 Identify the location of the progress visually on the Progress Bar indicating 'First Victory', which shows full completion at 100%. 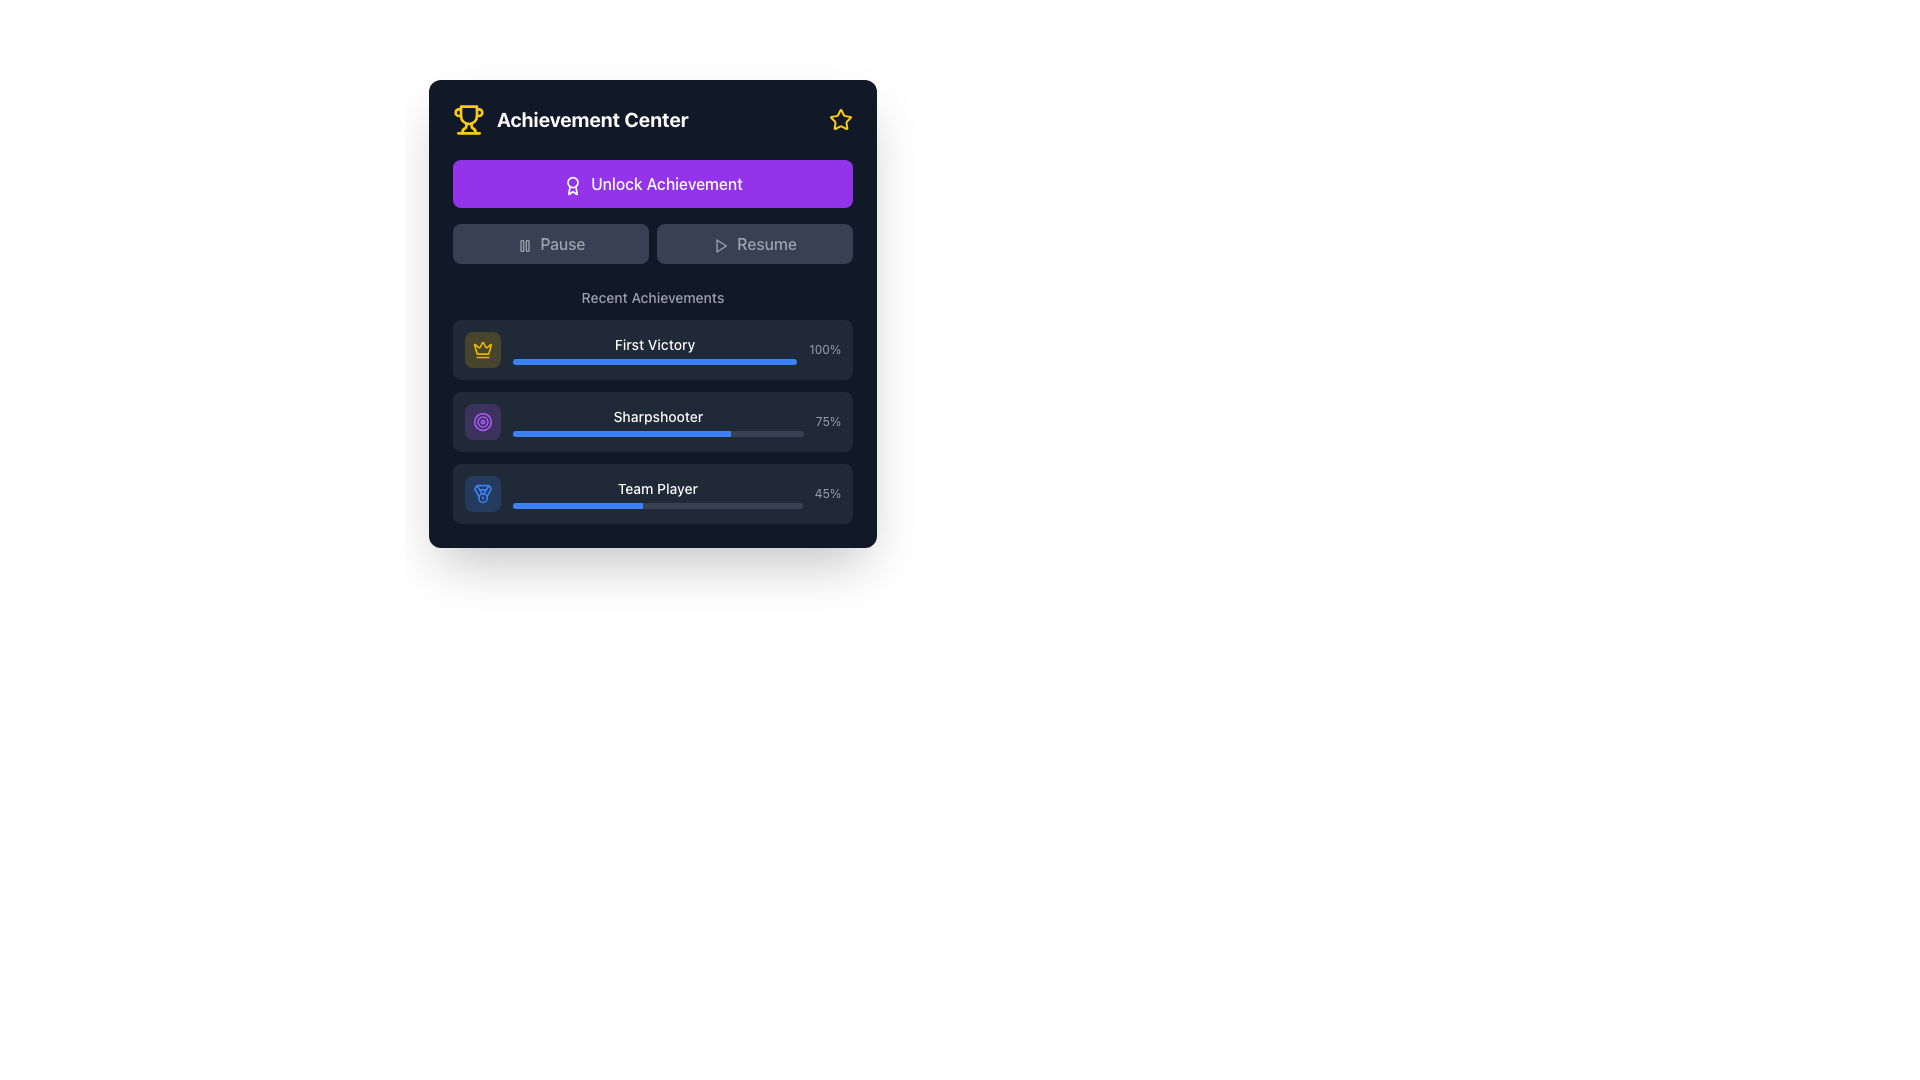
(655, 362).